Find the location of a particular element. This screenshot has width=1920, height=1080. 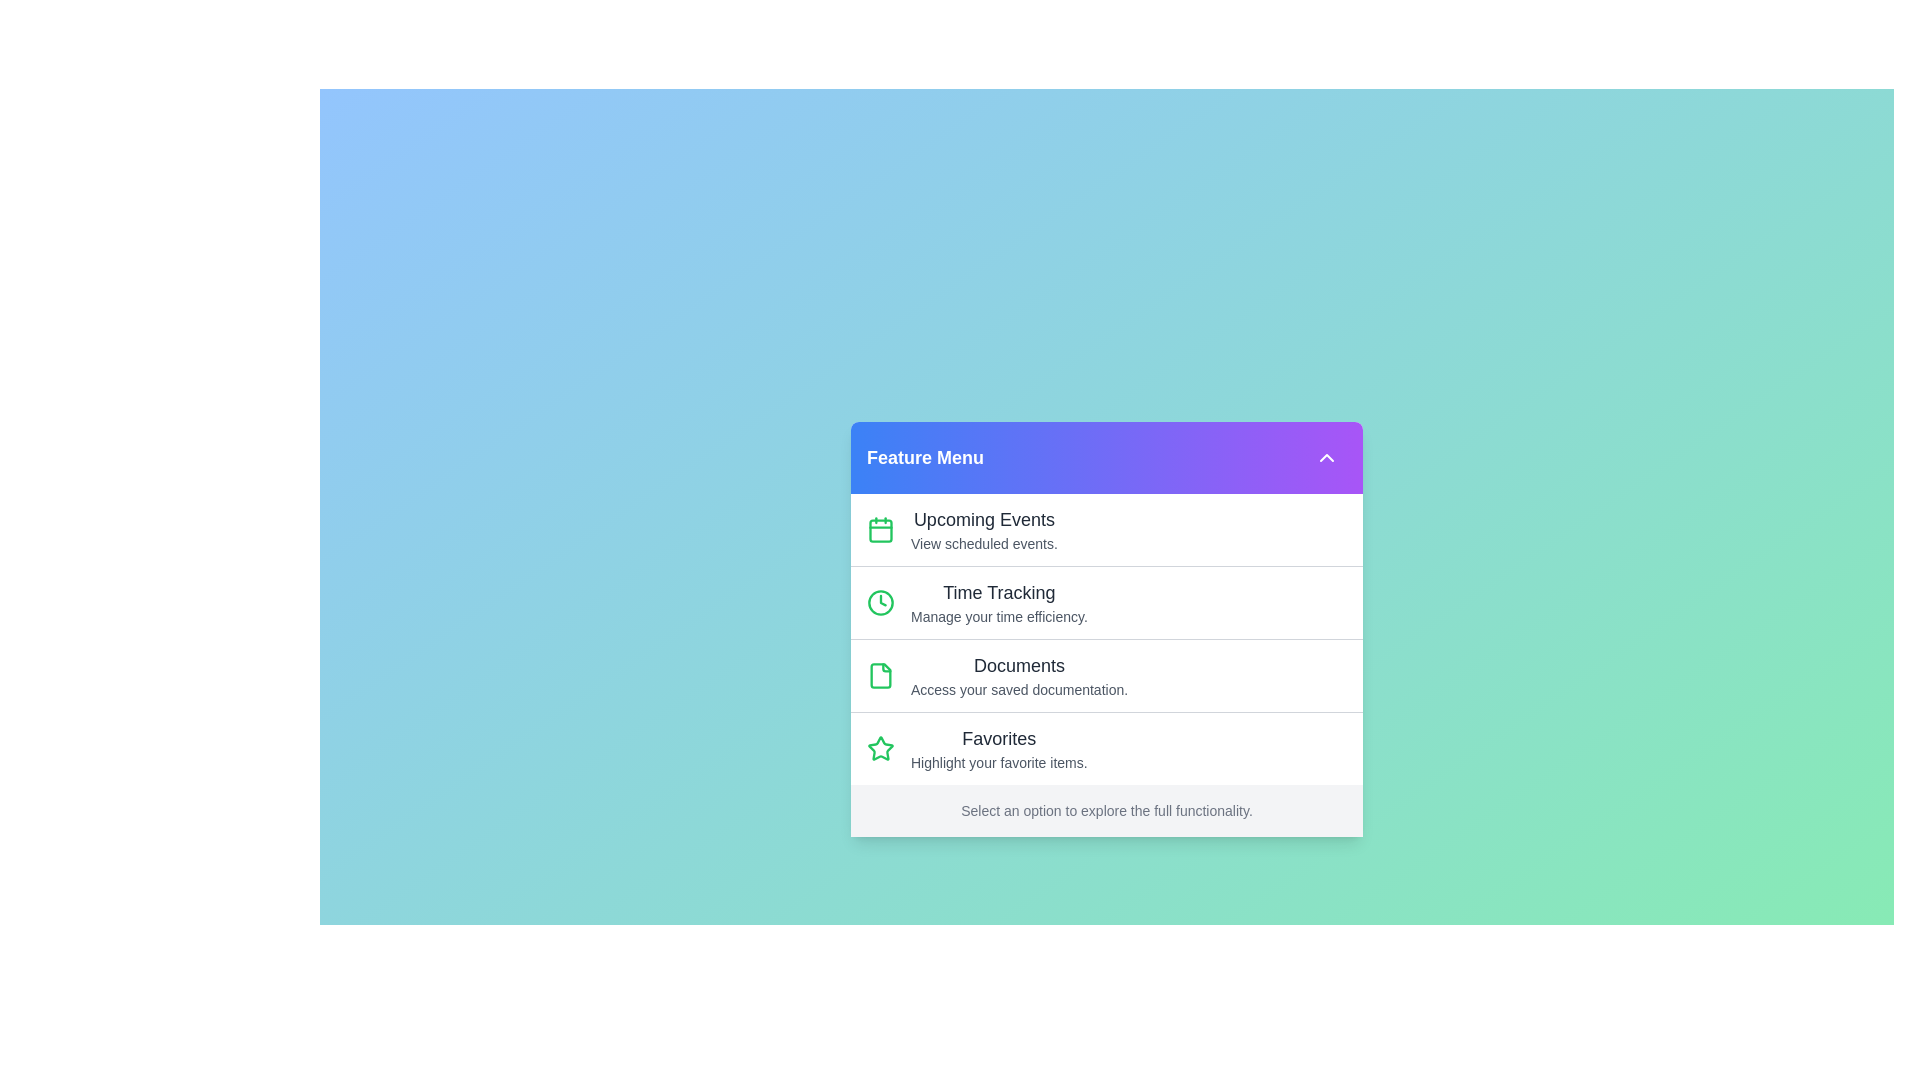

the menu item labeled 'Favorites' to highlight it is located at coordinates (1106, 748).